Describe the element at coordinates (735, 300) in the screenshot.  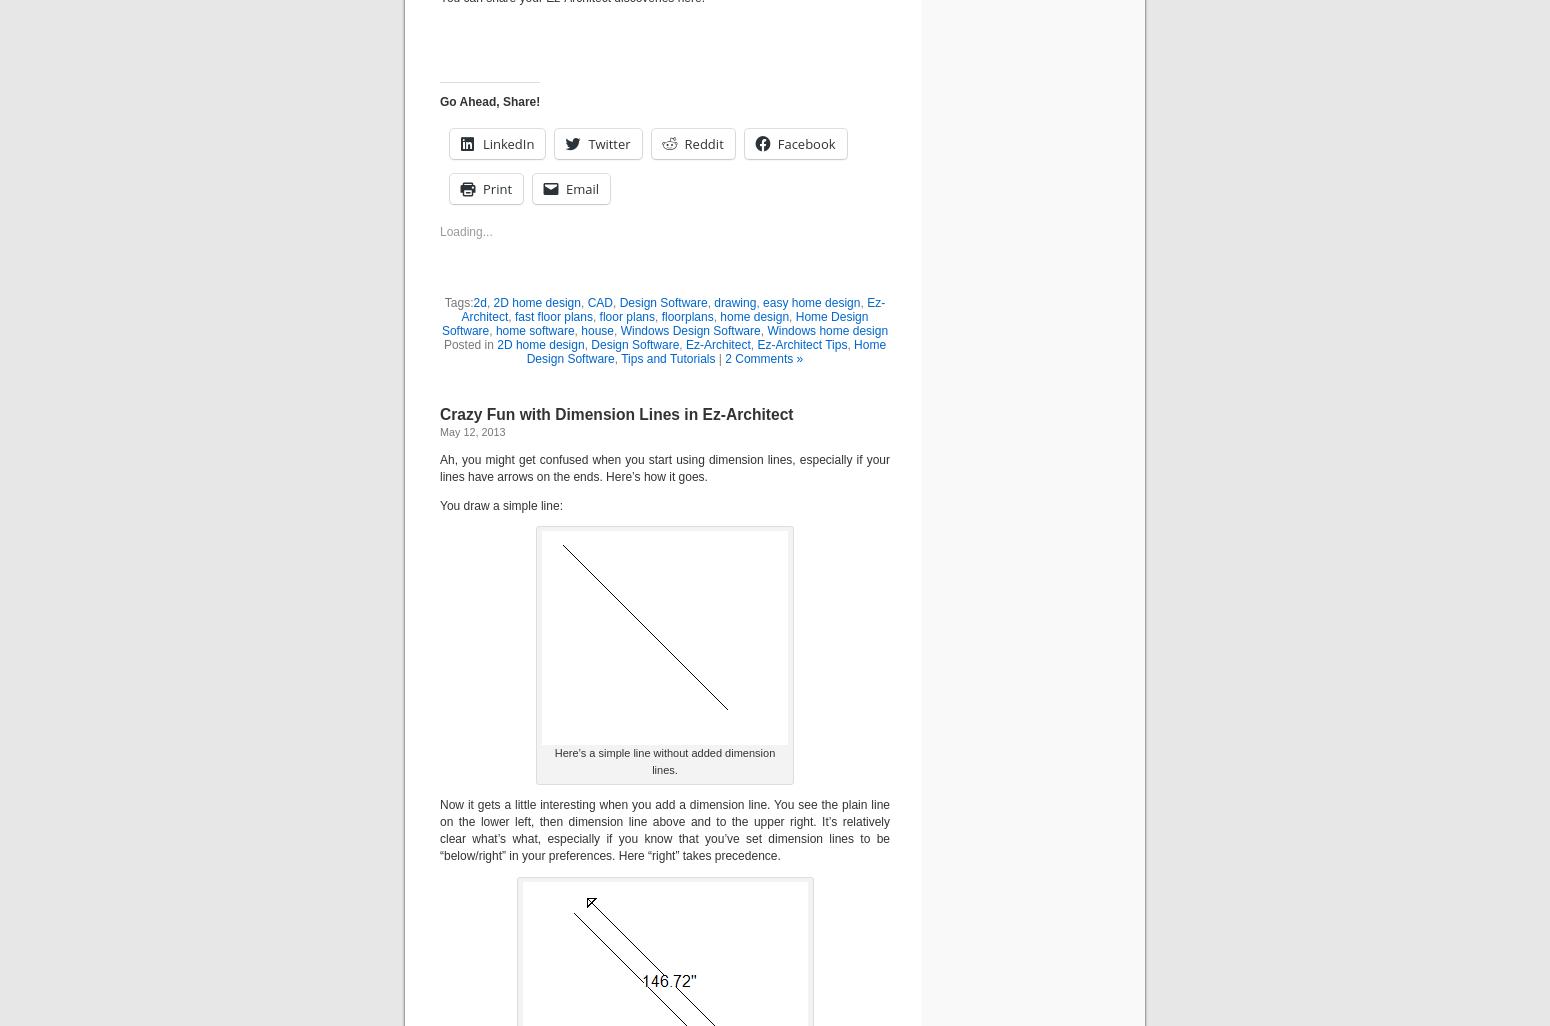
I see `'drawing'` at that location.